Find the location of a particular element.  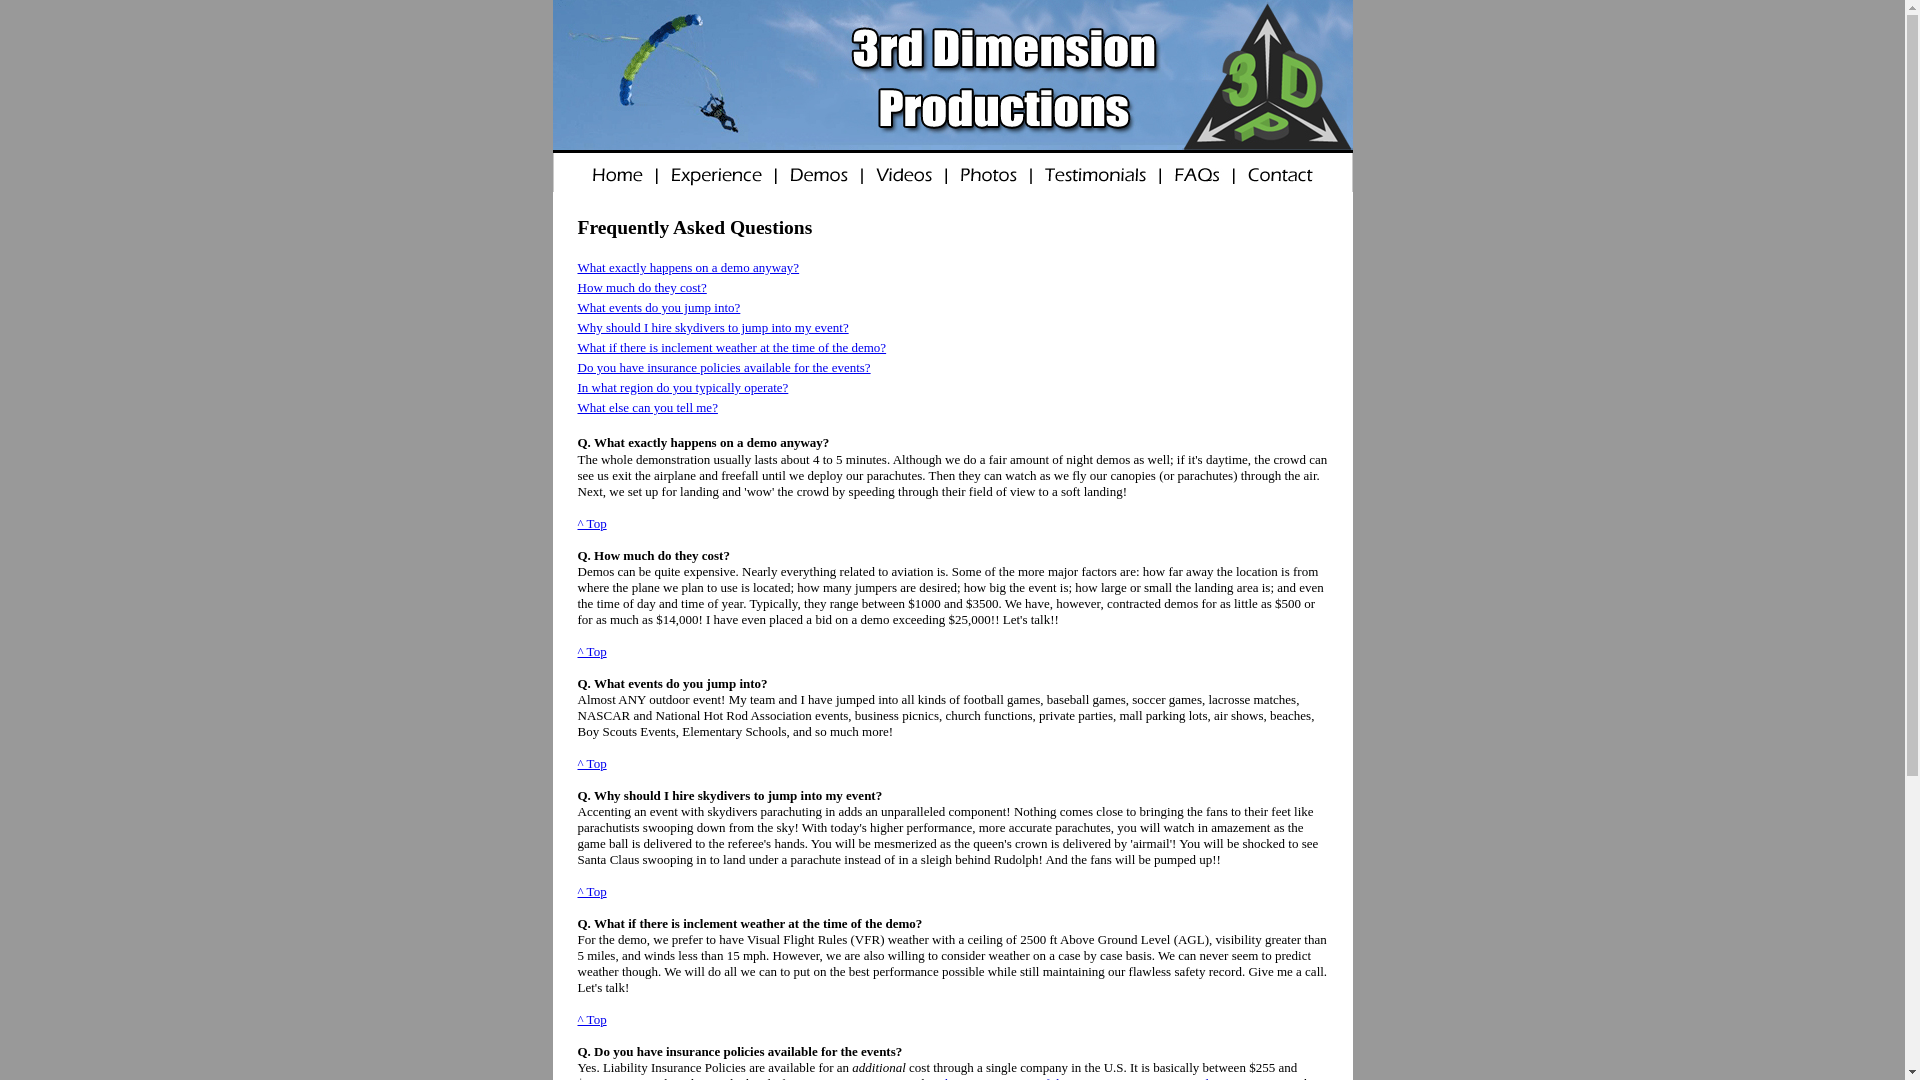

'In what region do you typically operate?' is located at coordinates (683, 387).